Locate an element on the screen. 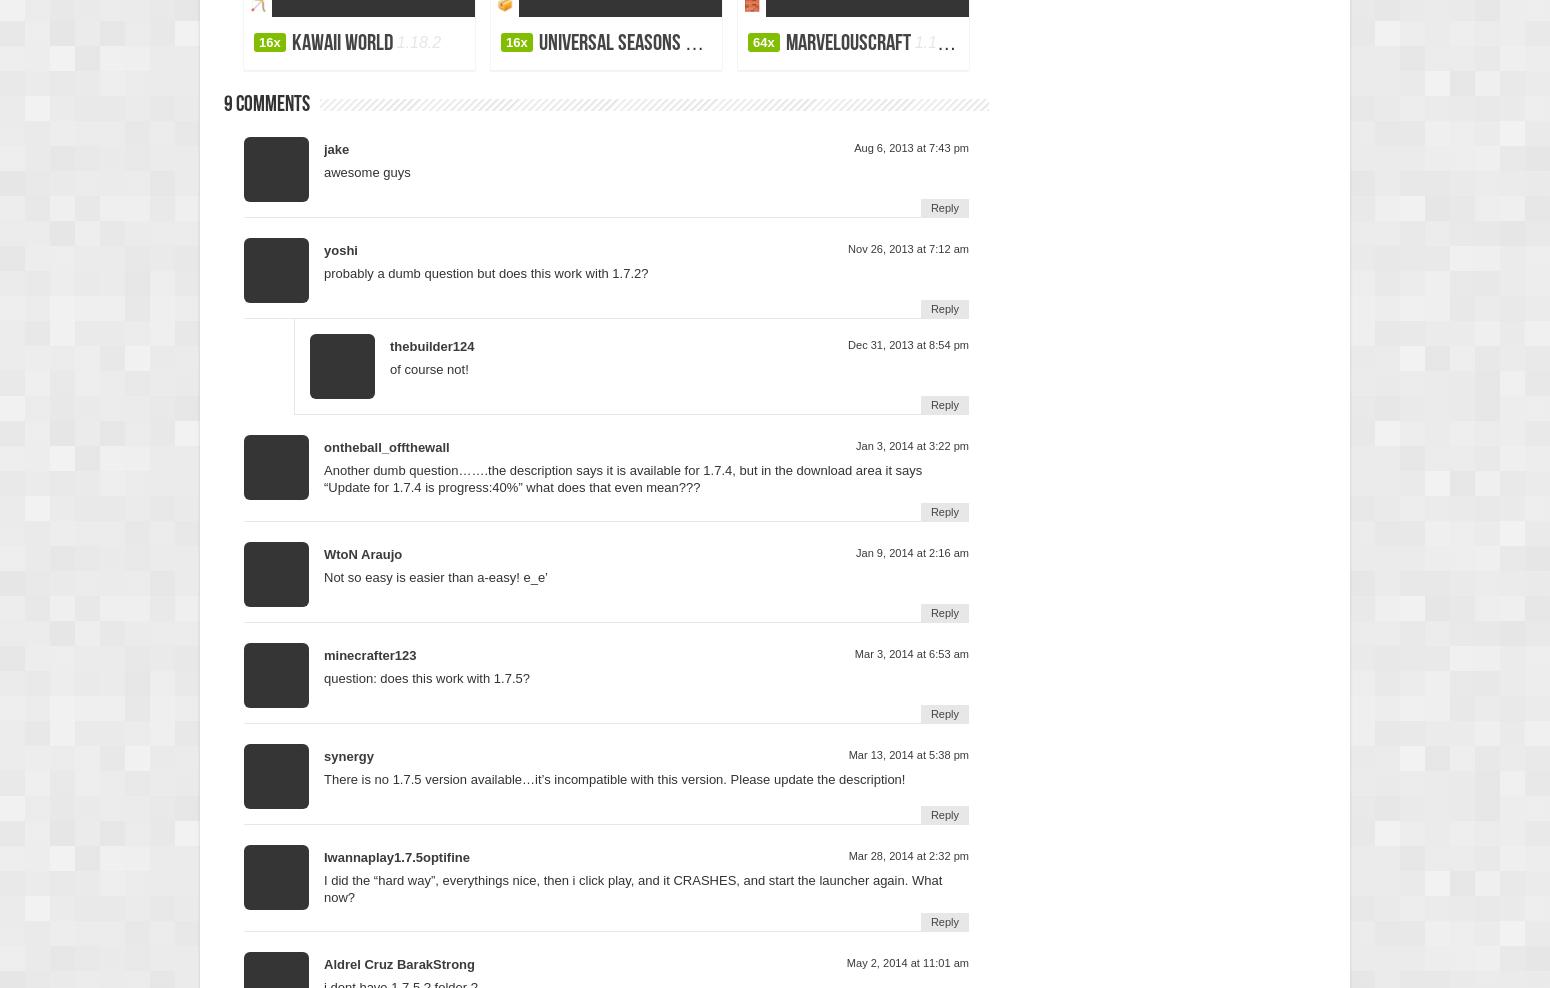 This screenshot has width=1550, height=988. 'minecrafter123' is located at coordinates (368, 653).